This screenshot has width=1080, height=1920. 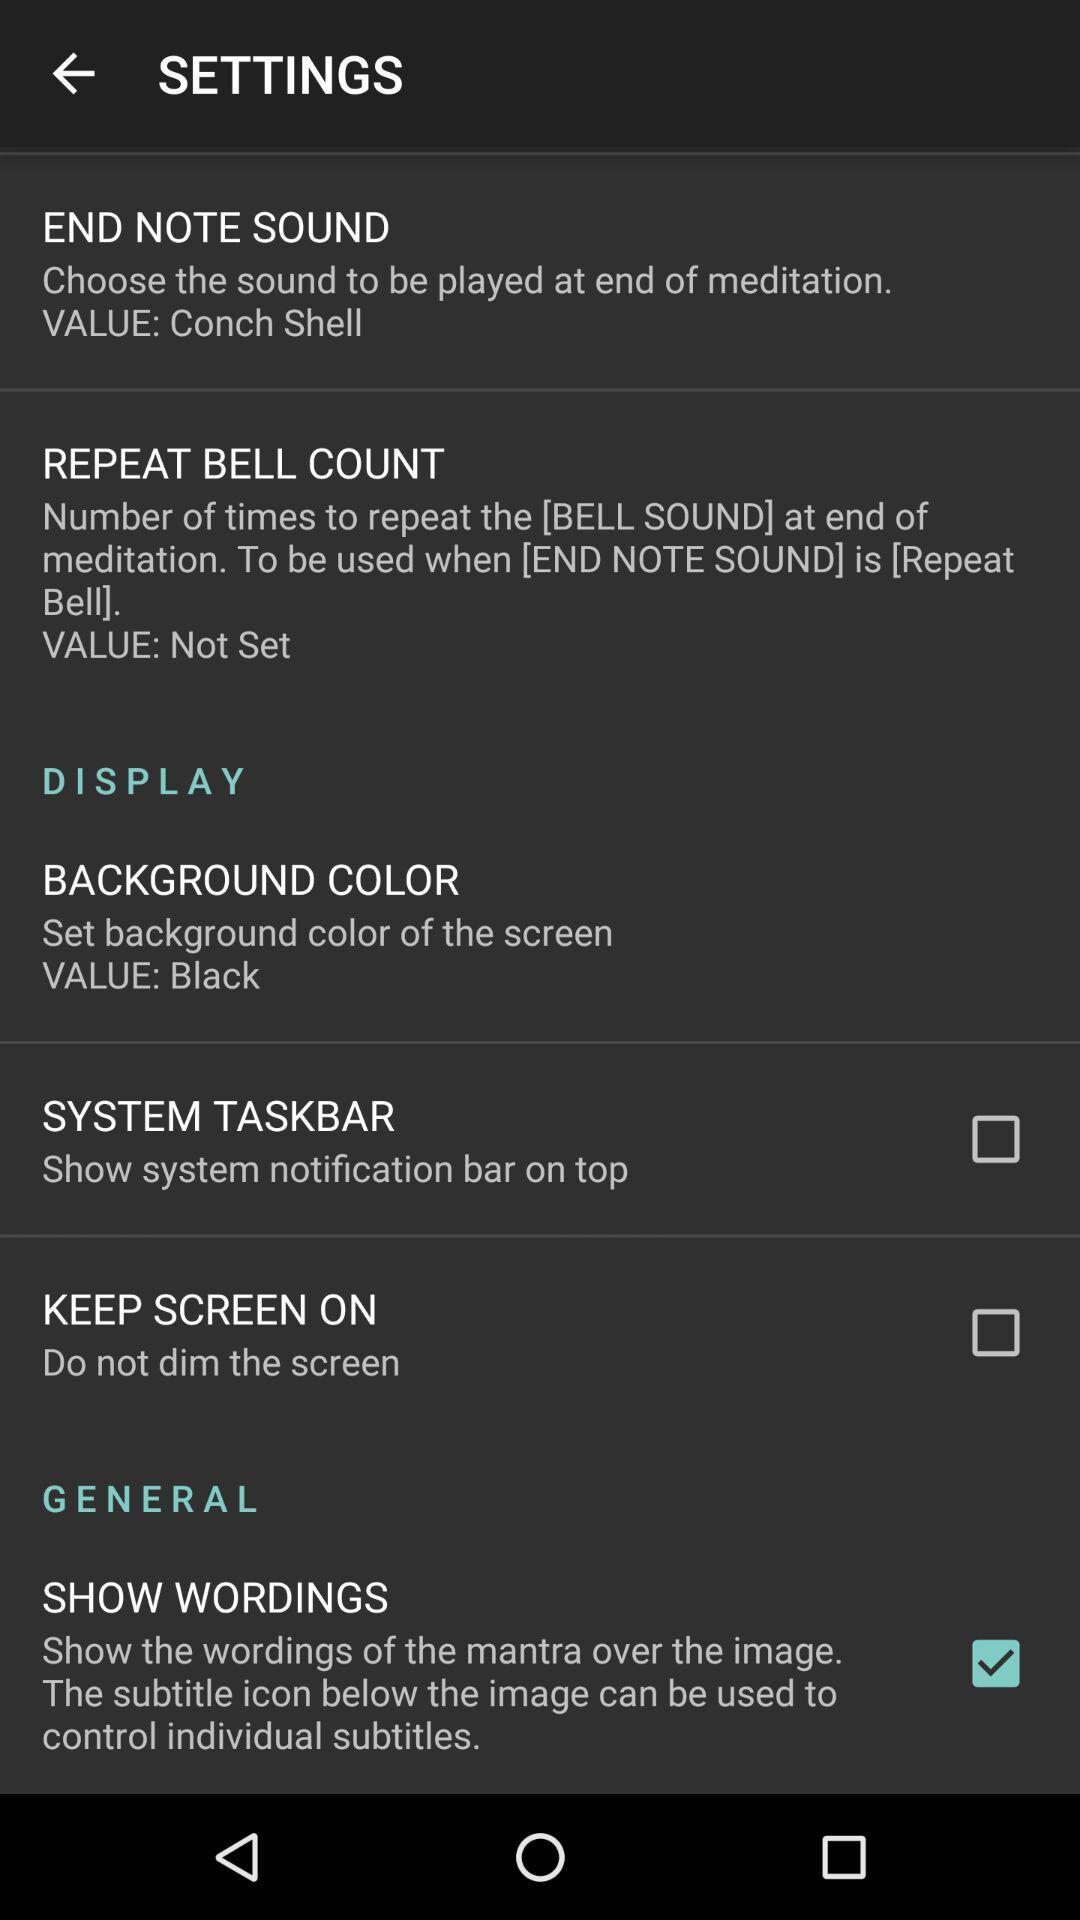 I want to click on number of times icon, so click(x=540, y=578).